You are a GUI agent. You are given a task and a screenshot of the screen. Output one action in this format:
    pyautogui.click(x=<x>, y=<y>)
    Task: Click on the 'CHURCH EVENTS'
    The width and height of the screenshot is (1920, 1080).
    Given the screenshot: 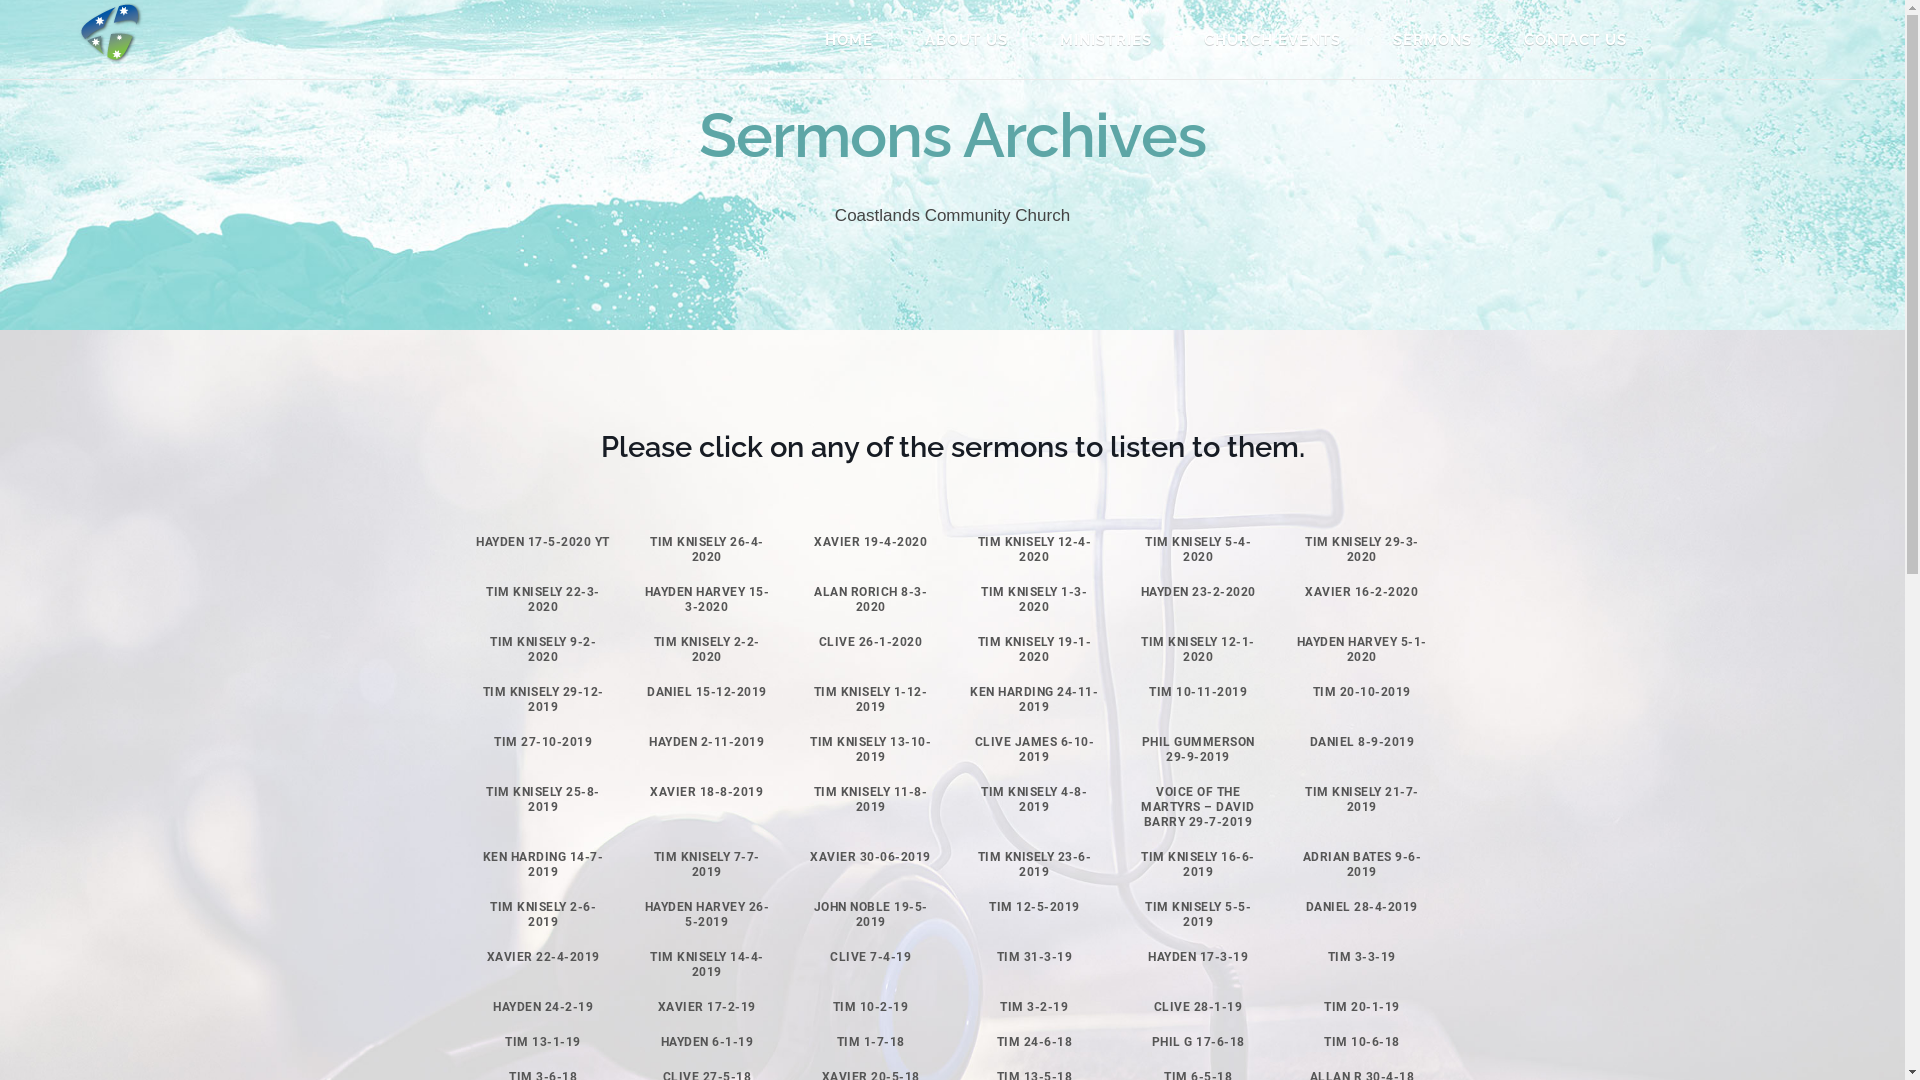 What is the action you would take?
    pyautogui.click(x=1280, y=39)
    